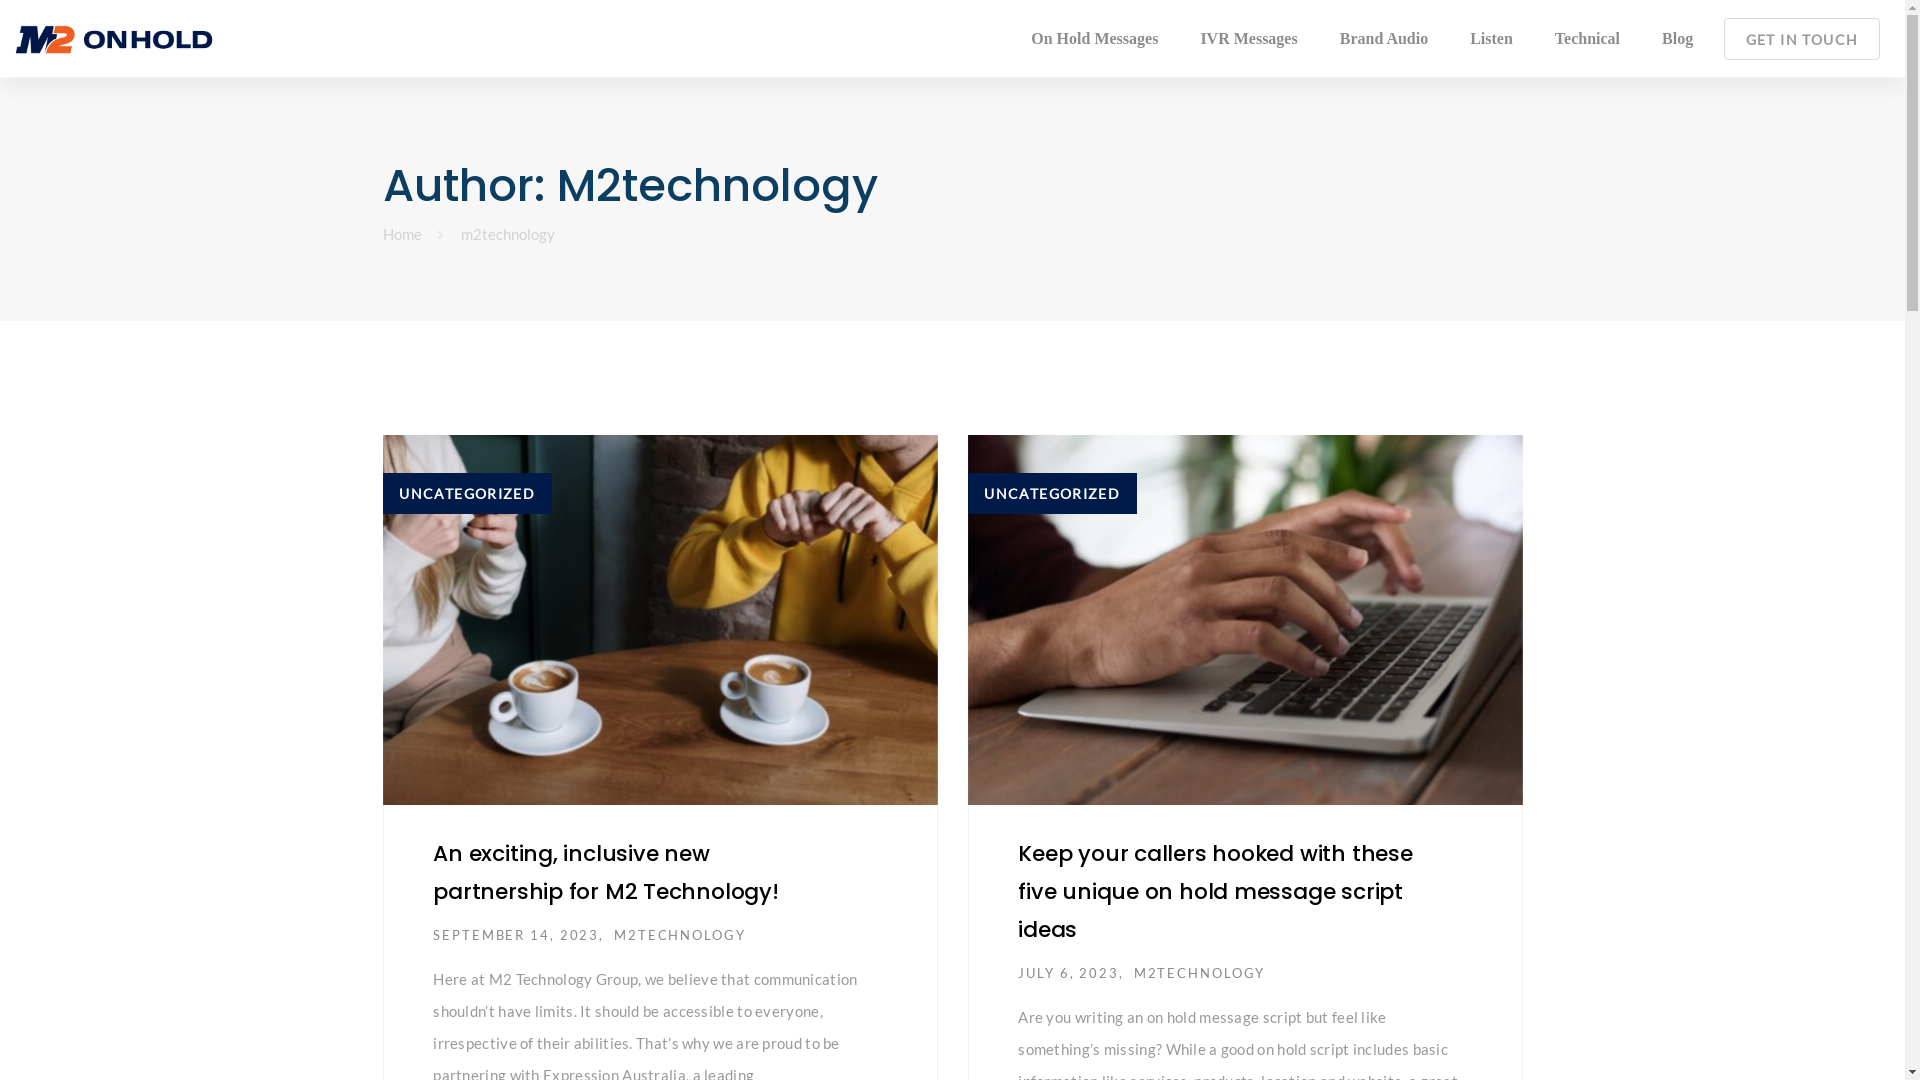  What do you see at coordinates (382, 233) in the screenshot?
I see `'Home'` at bounding box center [382, 233].